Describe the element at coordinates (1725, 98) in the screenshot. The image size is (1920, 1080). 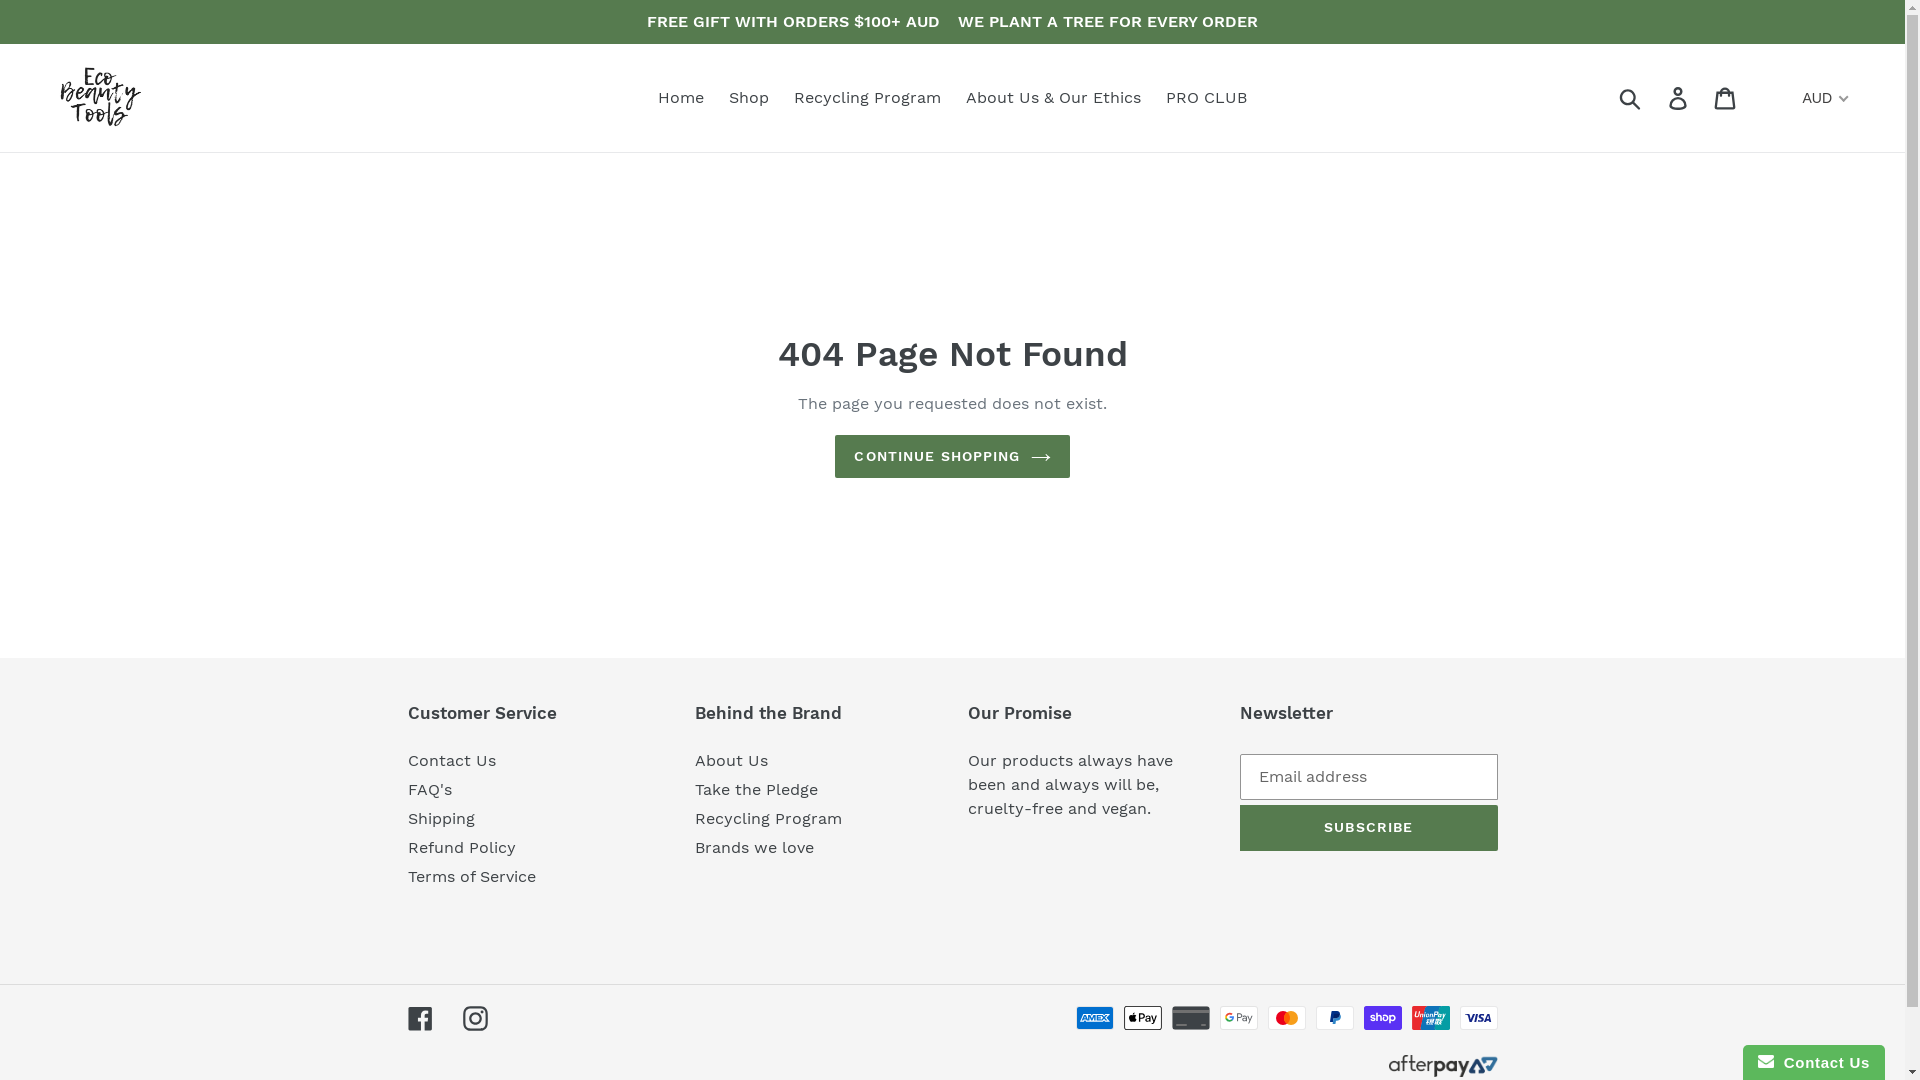
I see `'Cart'` at that location.